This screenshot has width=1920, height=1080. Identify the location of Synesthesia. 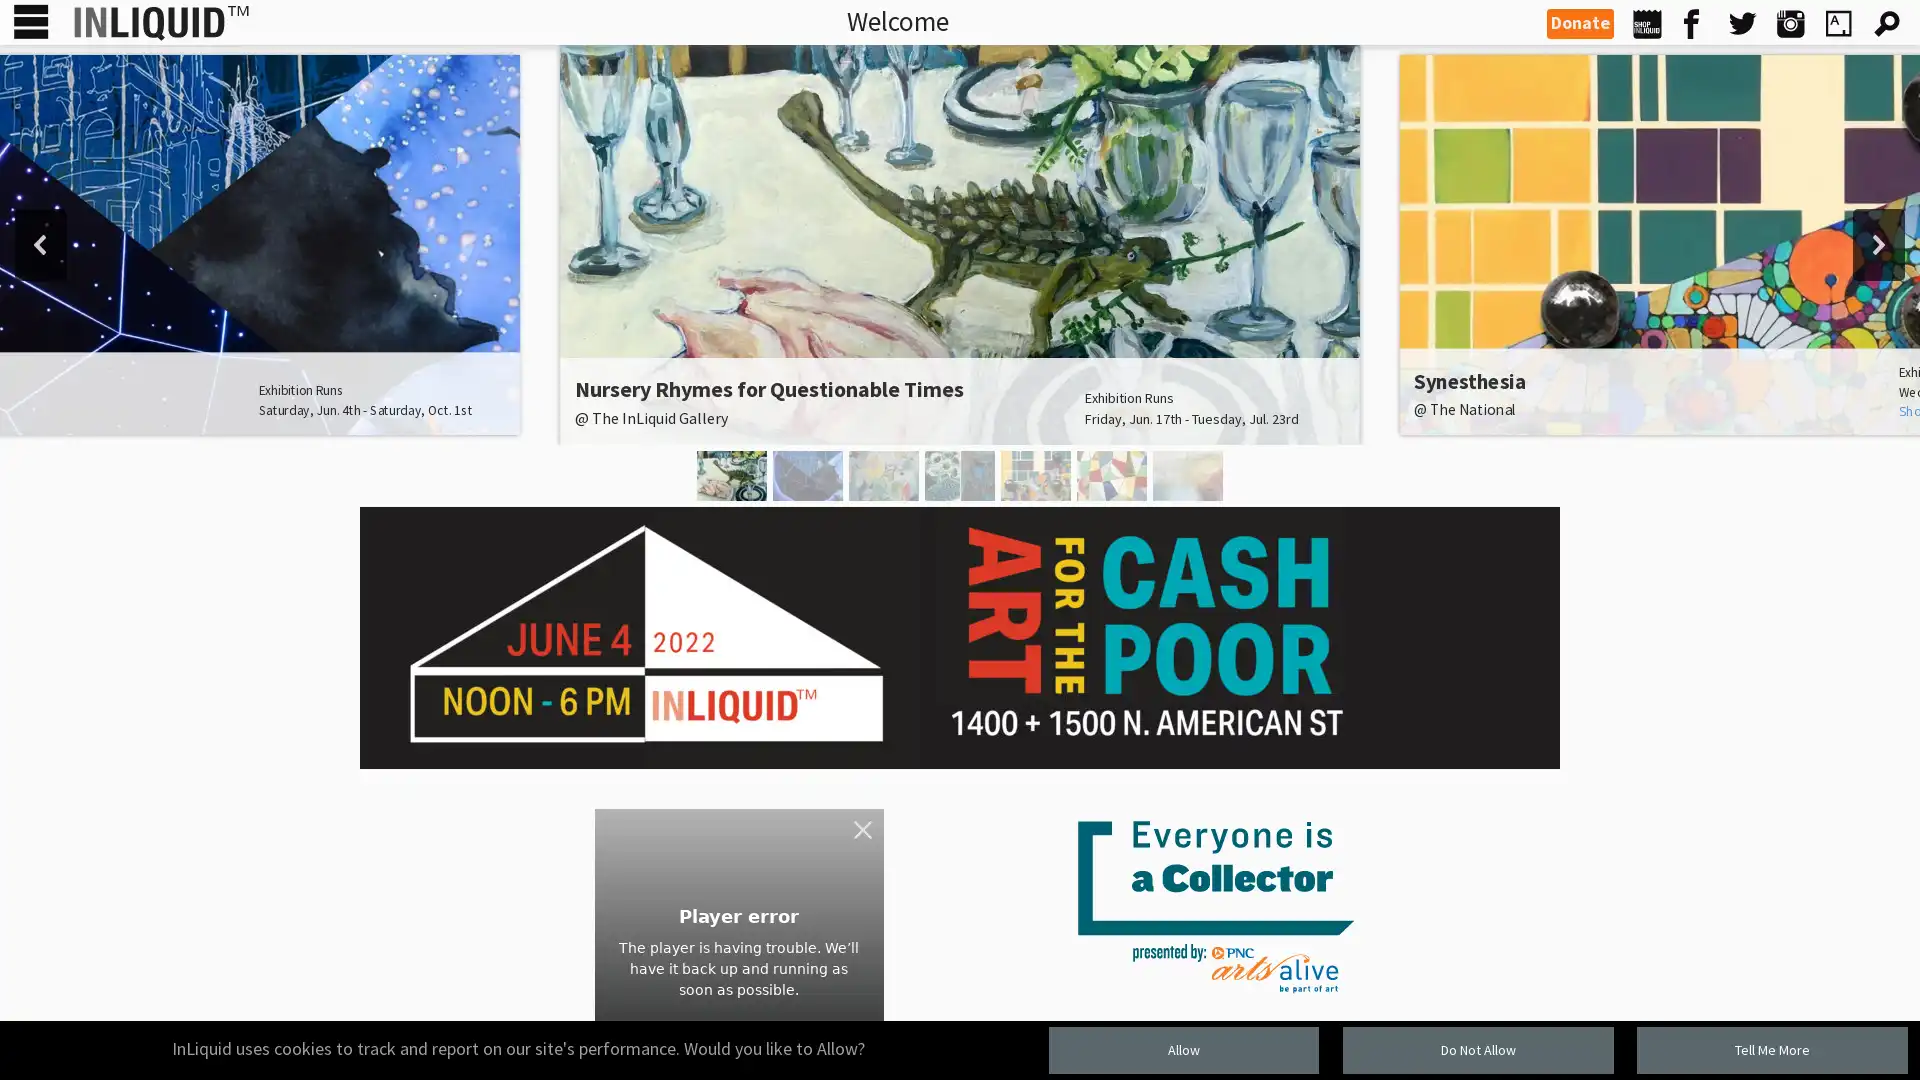
(1036, 475).